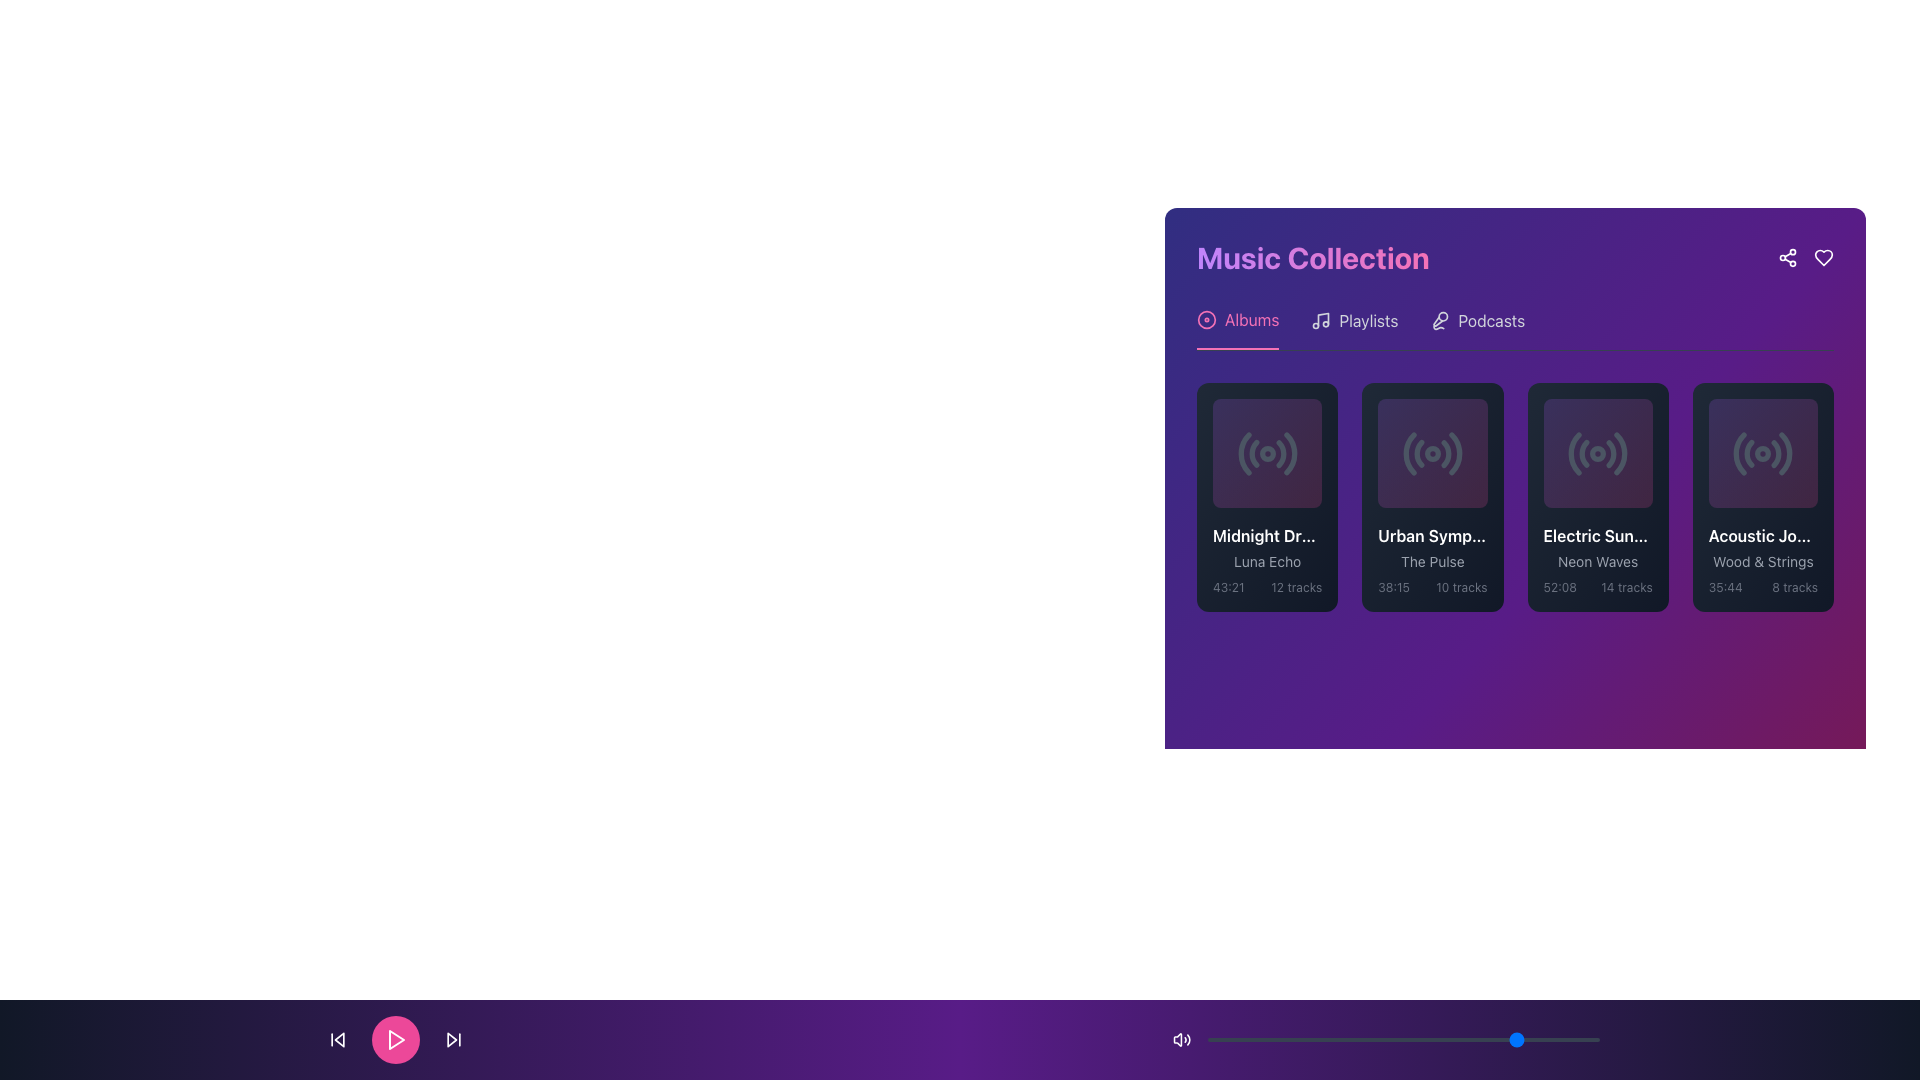 The width and height of the screenshot is (1920, 1080). Describe the element at coordinates (1431, 496) in the screenshot. I see `the 'Urban Symphony' card, the second card in the music playlist grid` at that location.